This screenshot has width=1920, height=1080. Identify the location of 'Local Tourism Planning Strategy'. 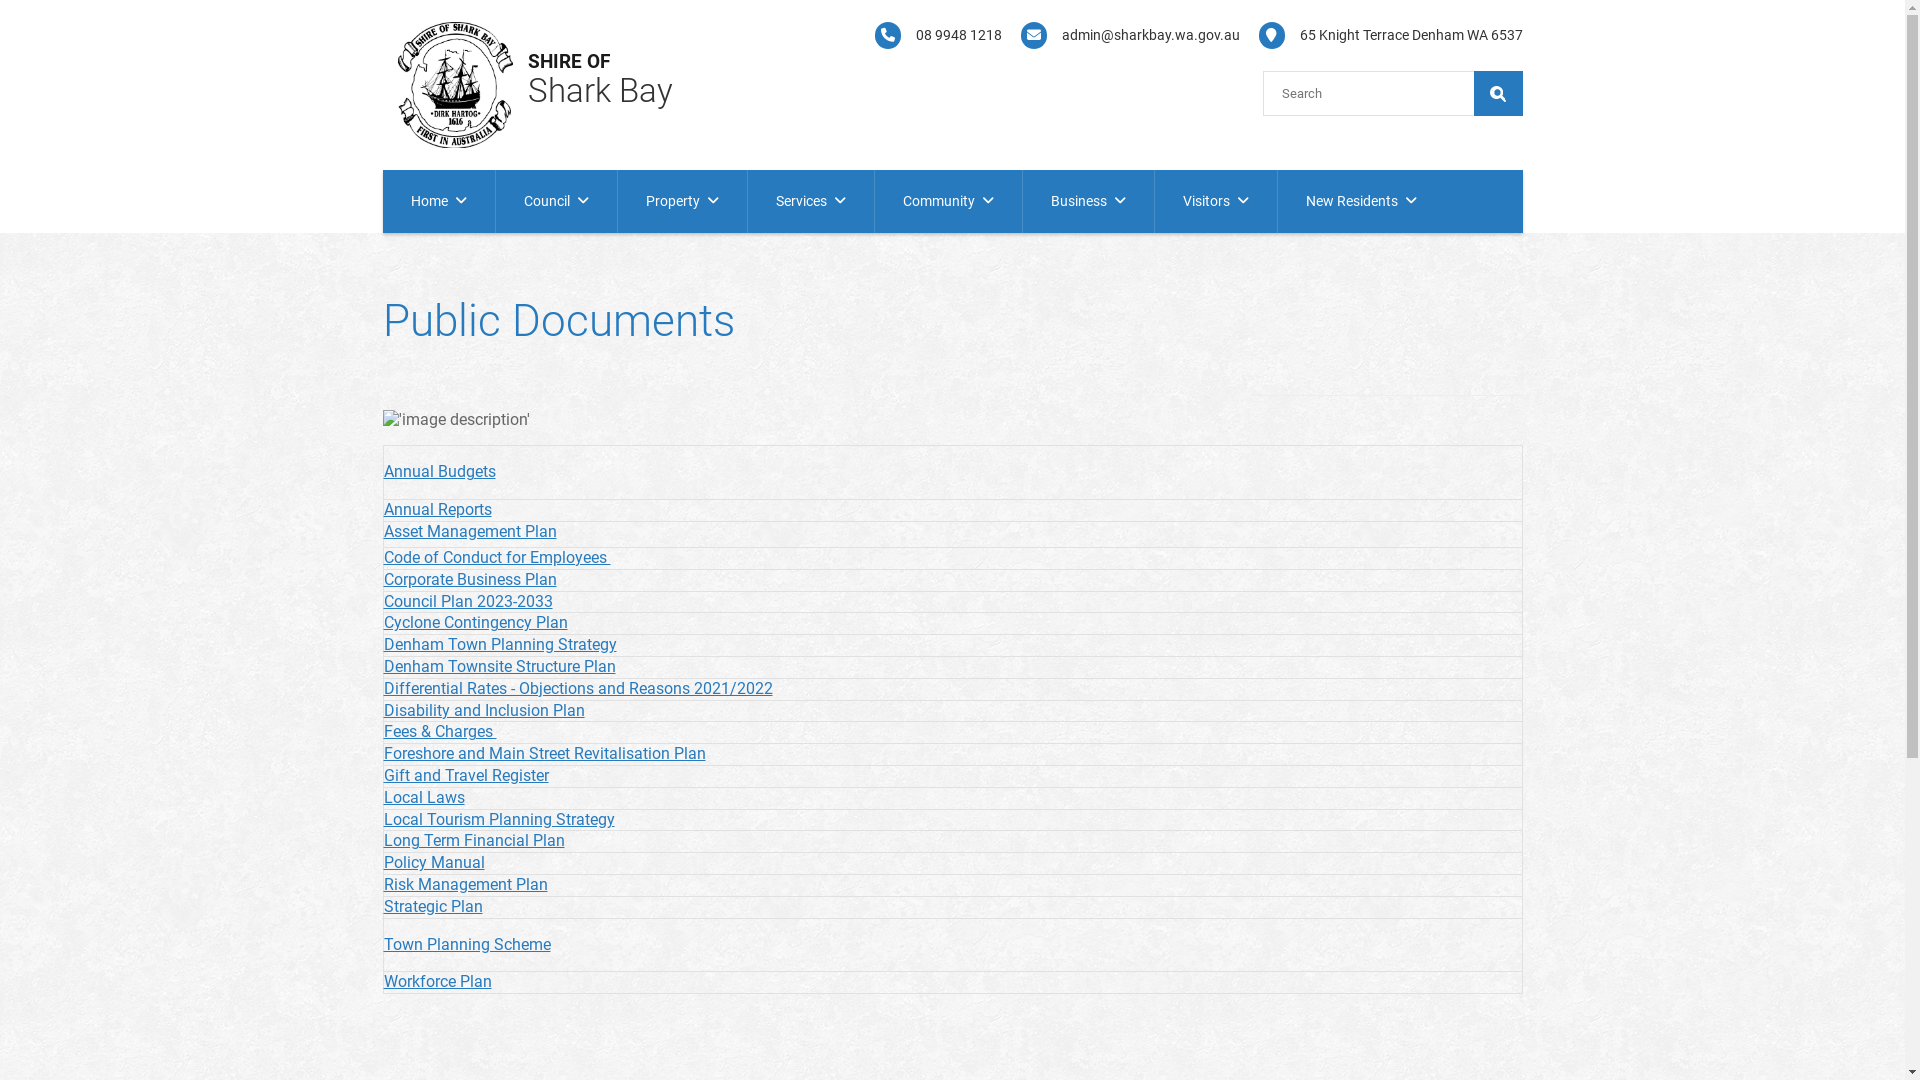
(499, 819).